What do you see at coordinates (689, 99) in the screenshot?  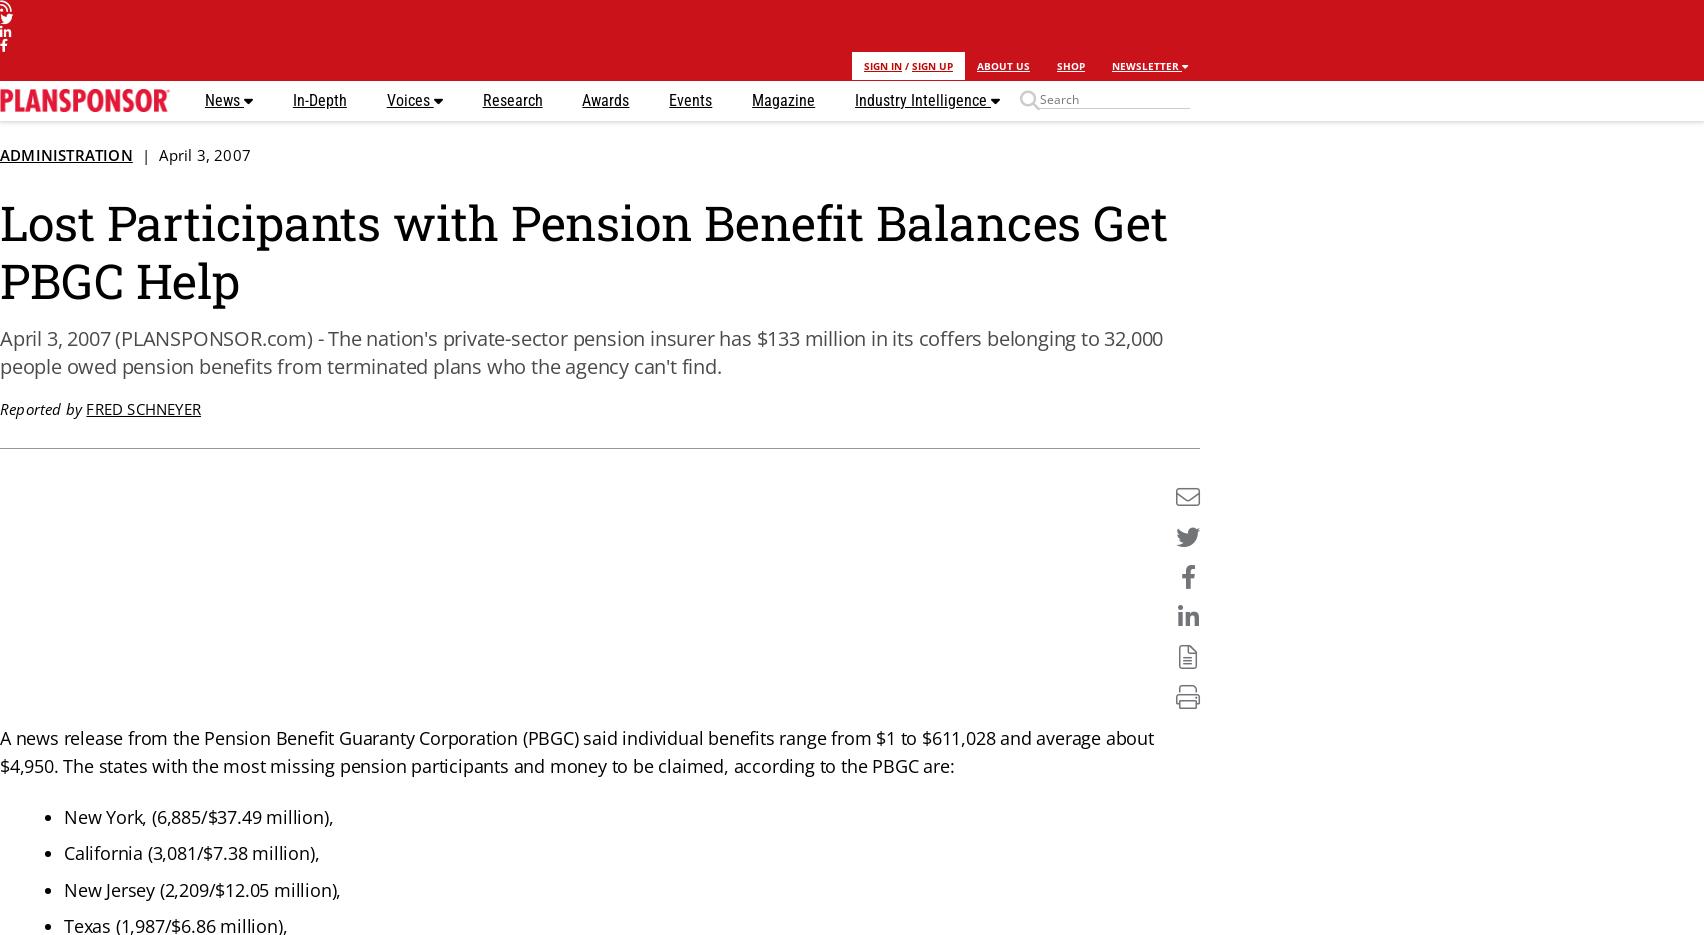 I see `'Events'` at bounding box center [689, 99].